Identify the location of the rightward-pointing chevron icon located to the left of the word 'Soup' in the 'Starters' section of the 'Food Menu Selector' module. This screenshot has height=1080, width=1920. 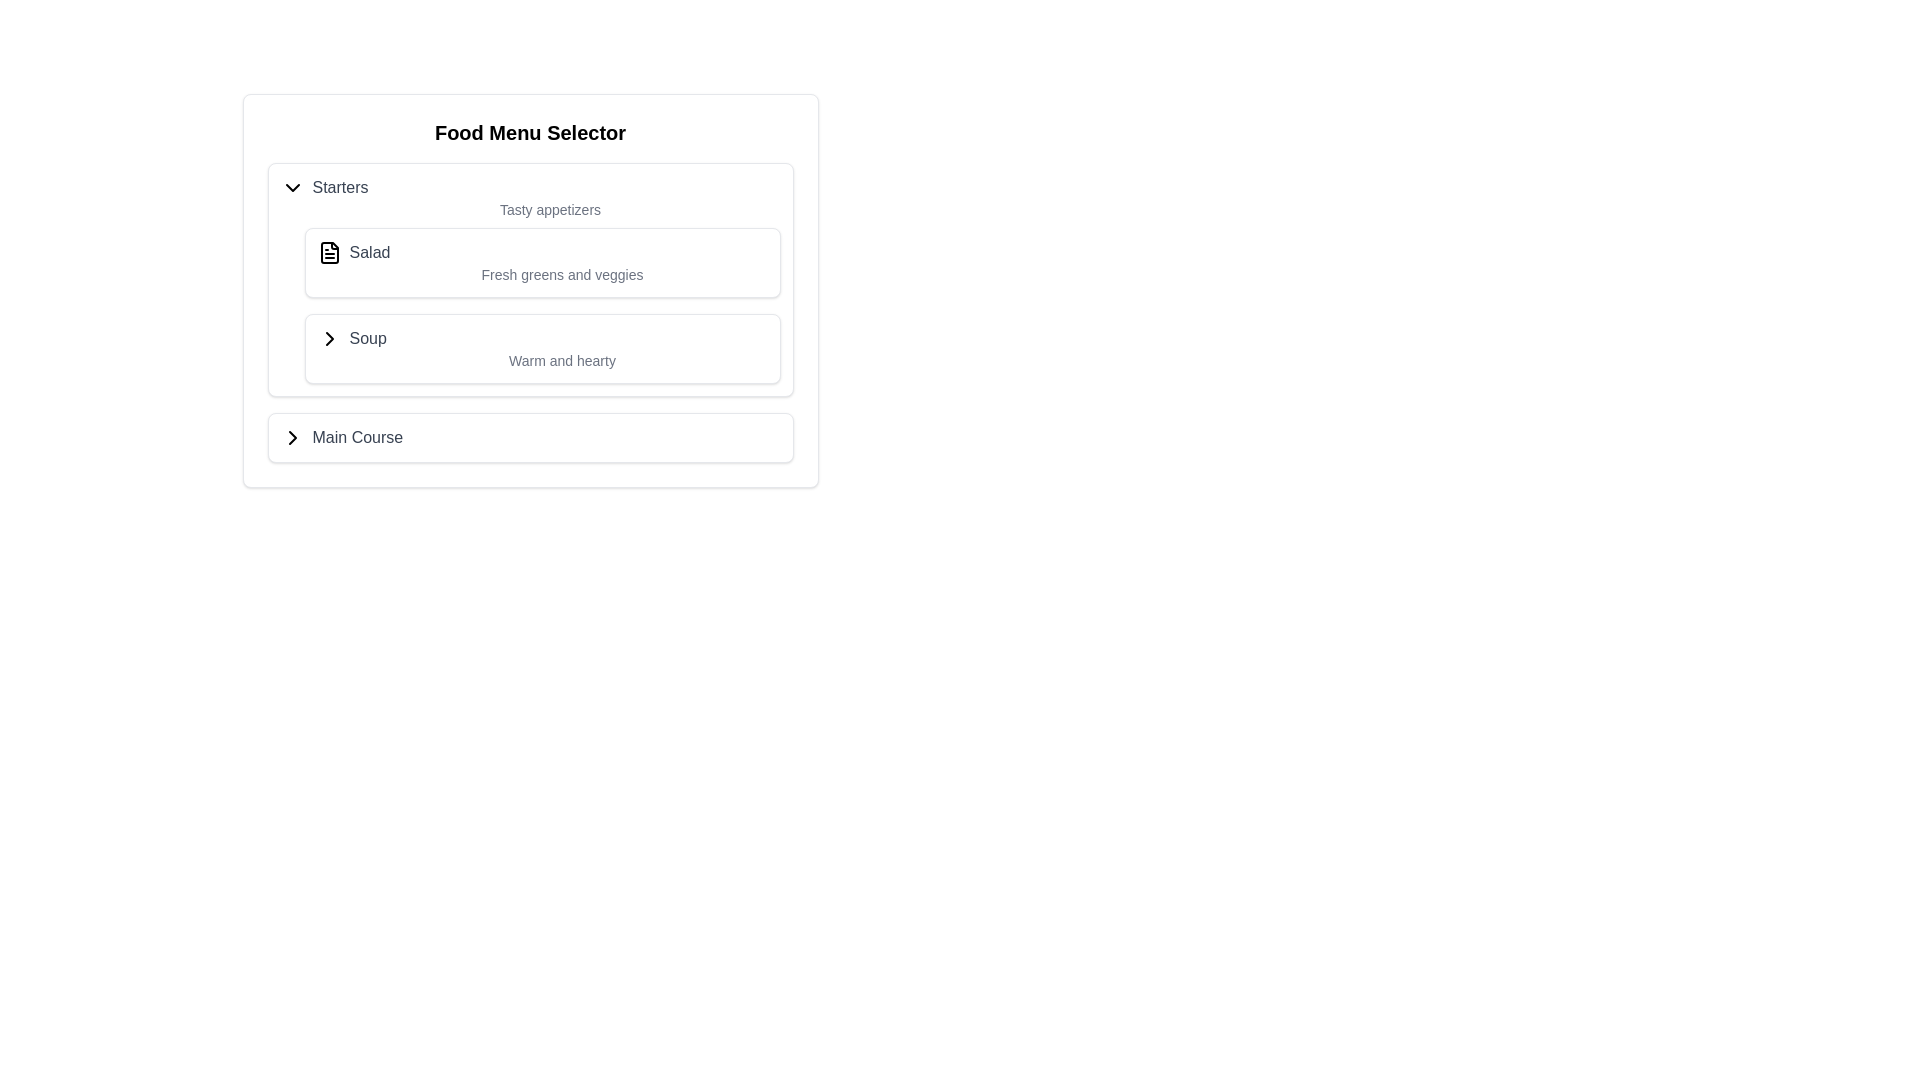
(329, 338).